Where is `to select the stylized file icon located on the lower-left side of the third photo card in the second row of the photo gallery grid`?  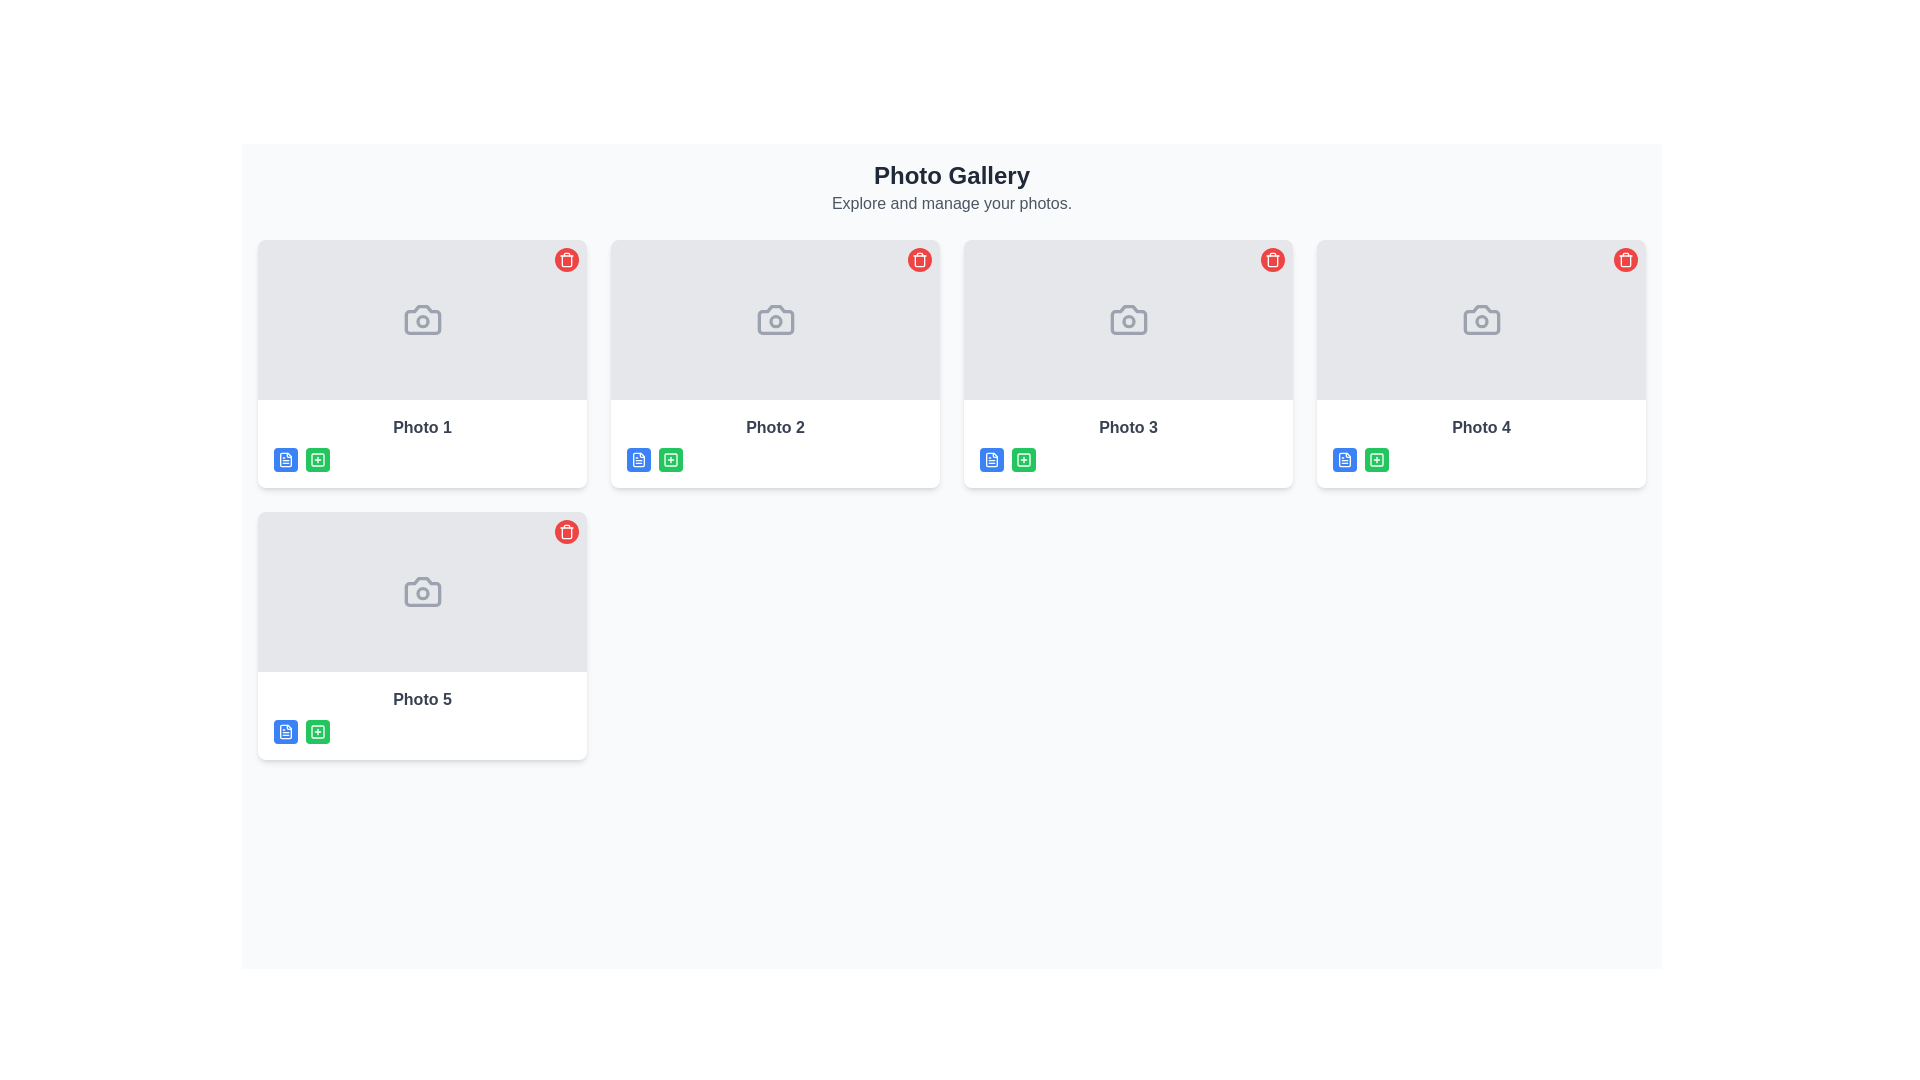
to select the stylized file icon located on the lower-left side of the third photo card in the second row of the photo gallery grid is located at coordinates (992, 459).